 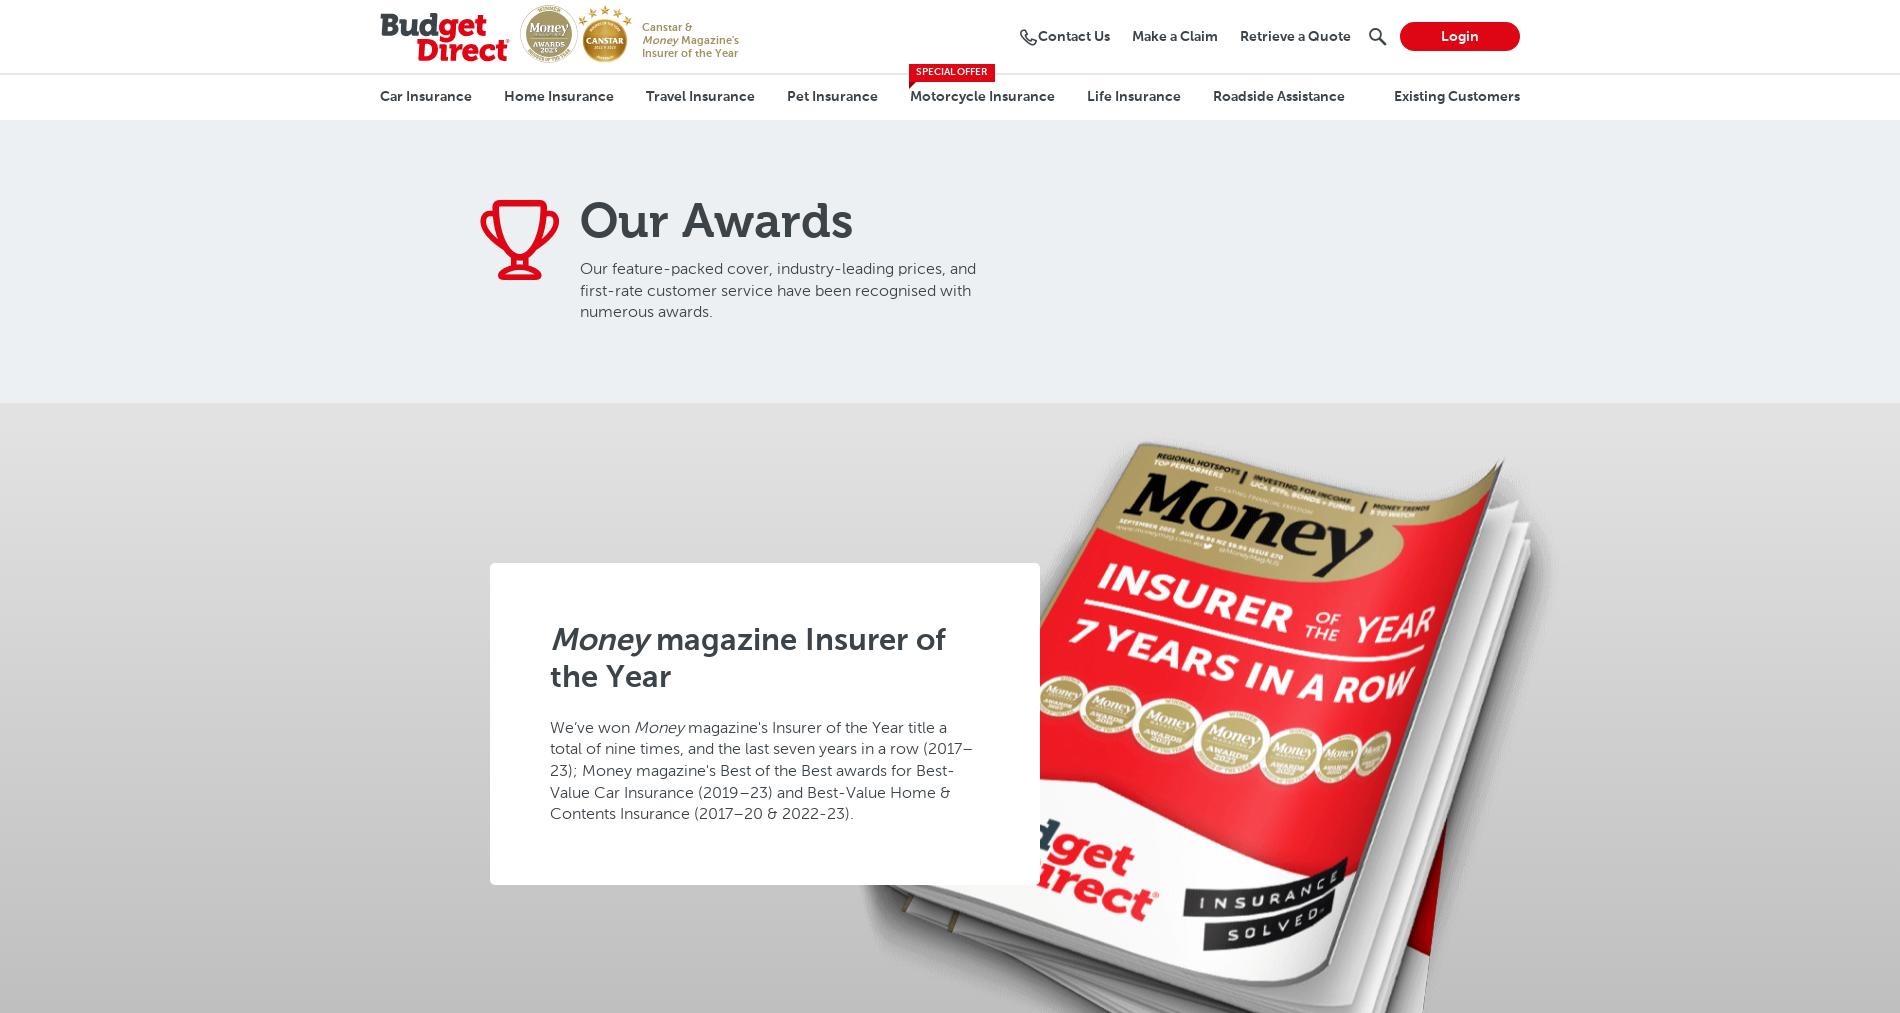 I want to click on 'Our feature-packed cover, industry-leading prices, and first-rate customer service have been recognised with numerous awards.', so click(x=777, y=289).